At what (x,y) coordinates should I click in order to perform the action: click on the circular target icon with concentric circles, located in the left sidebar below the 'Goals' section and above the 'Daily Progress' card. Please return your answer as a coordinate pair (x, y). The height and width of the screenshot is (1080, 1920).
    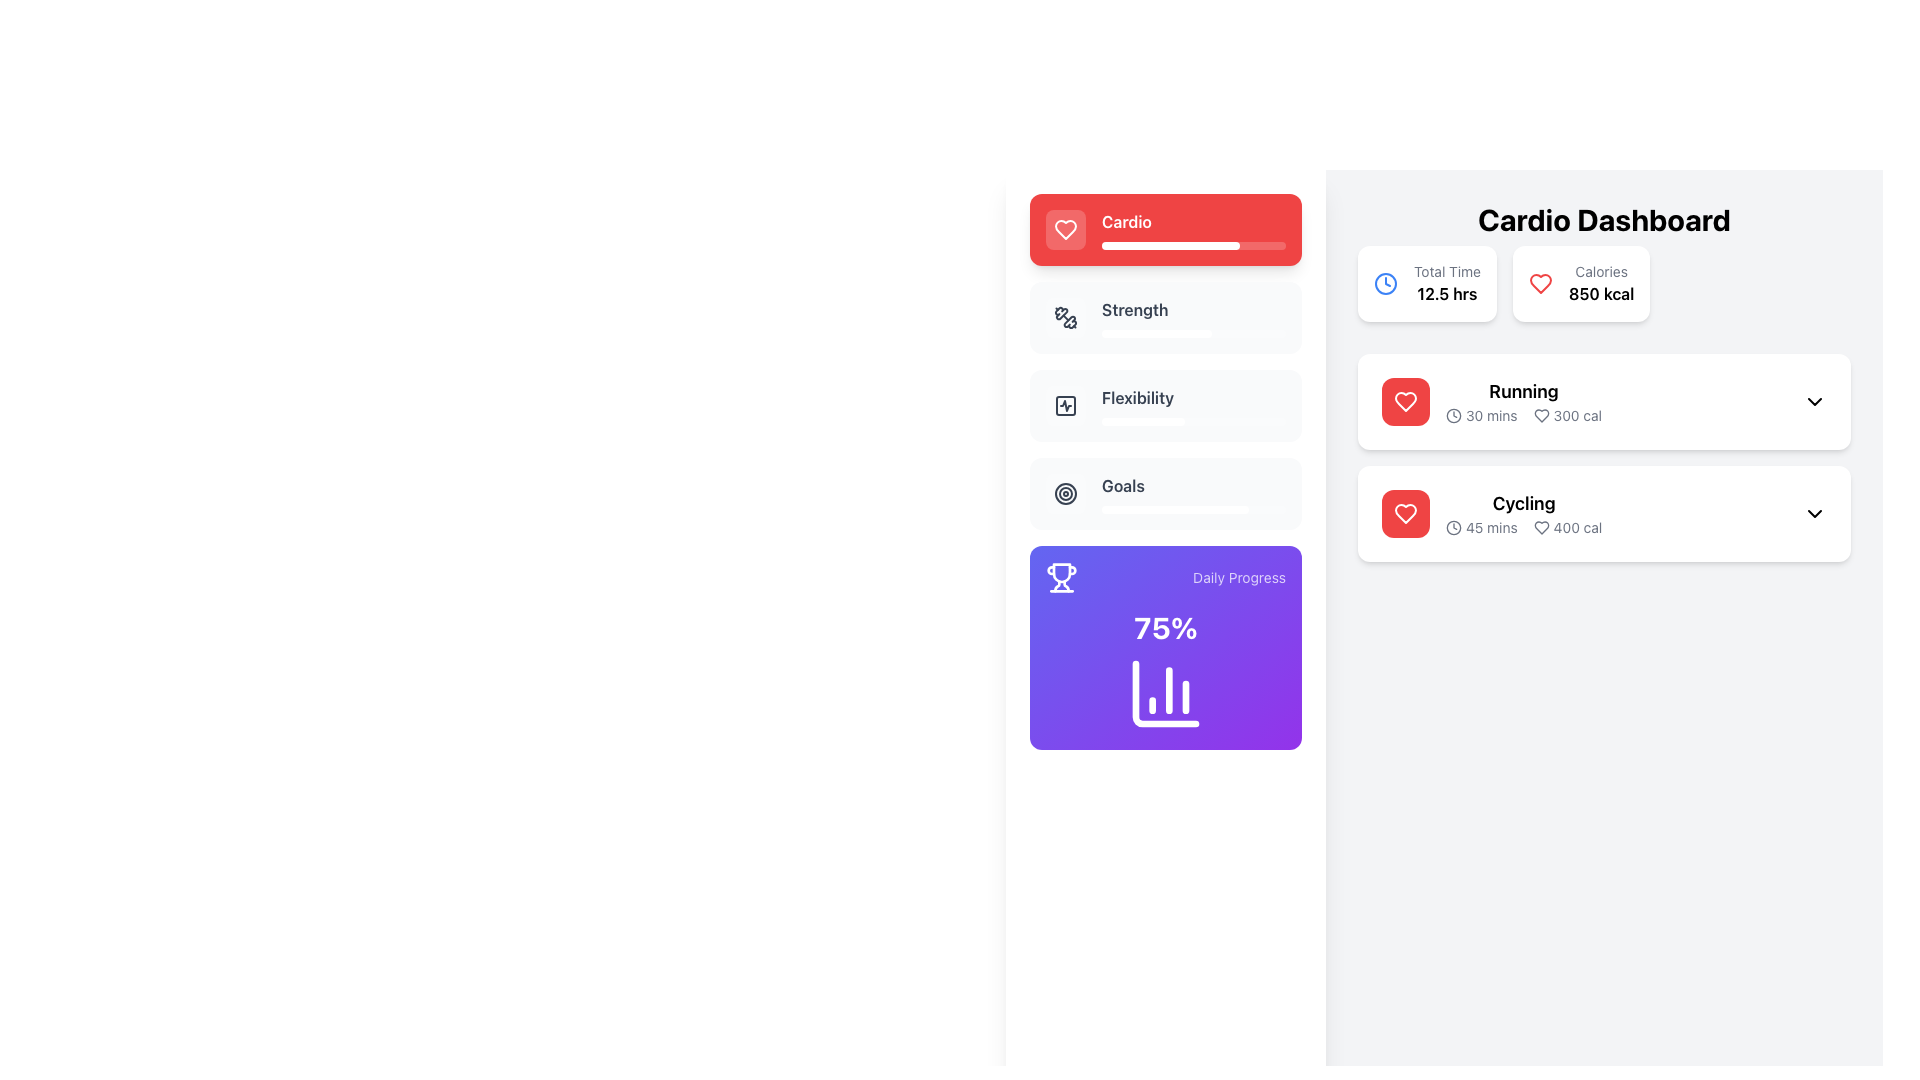
    Looking at the image, I should click on (1064, 493).